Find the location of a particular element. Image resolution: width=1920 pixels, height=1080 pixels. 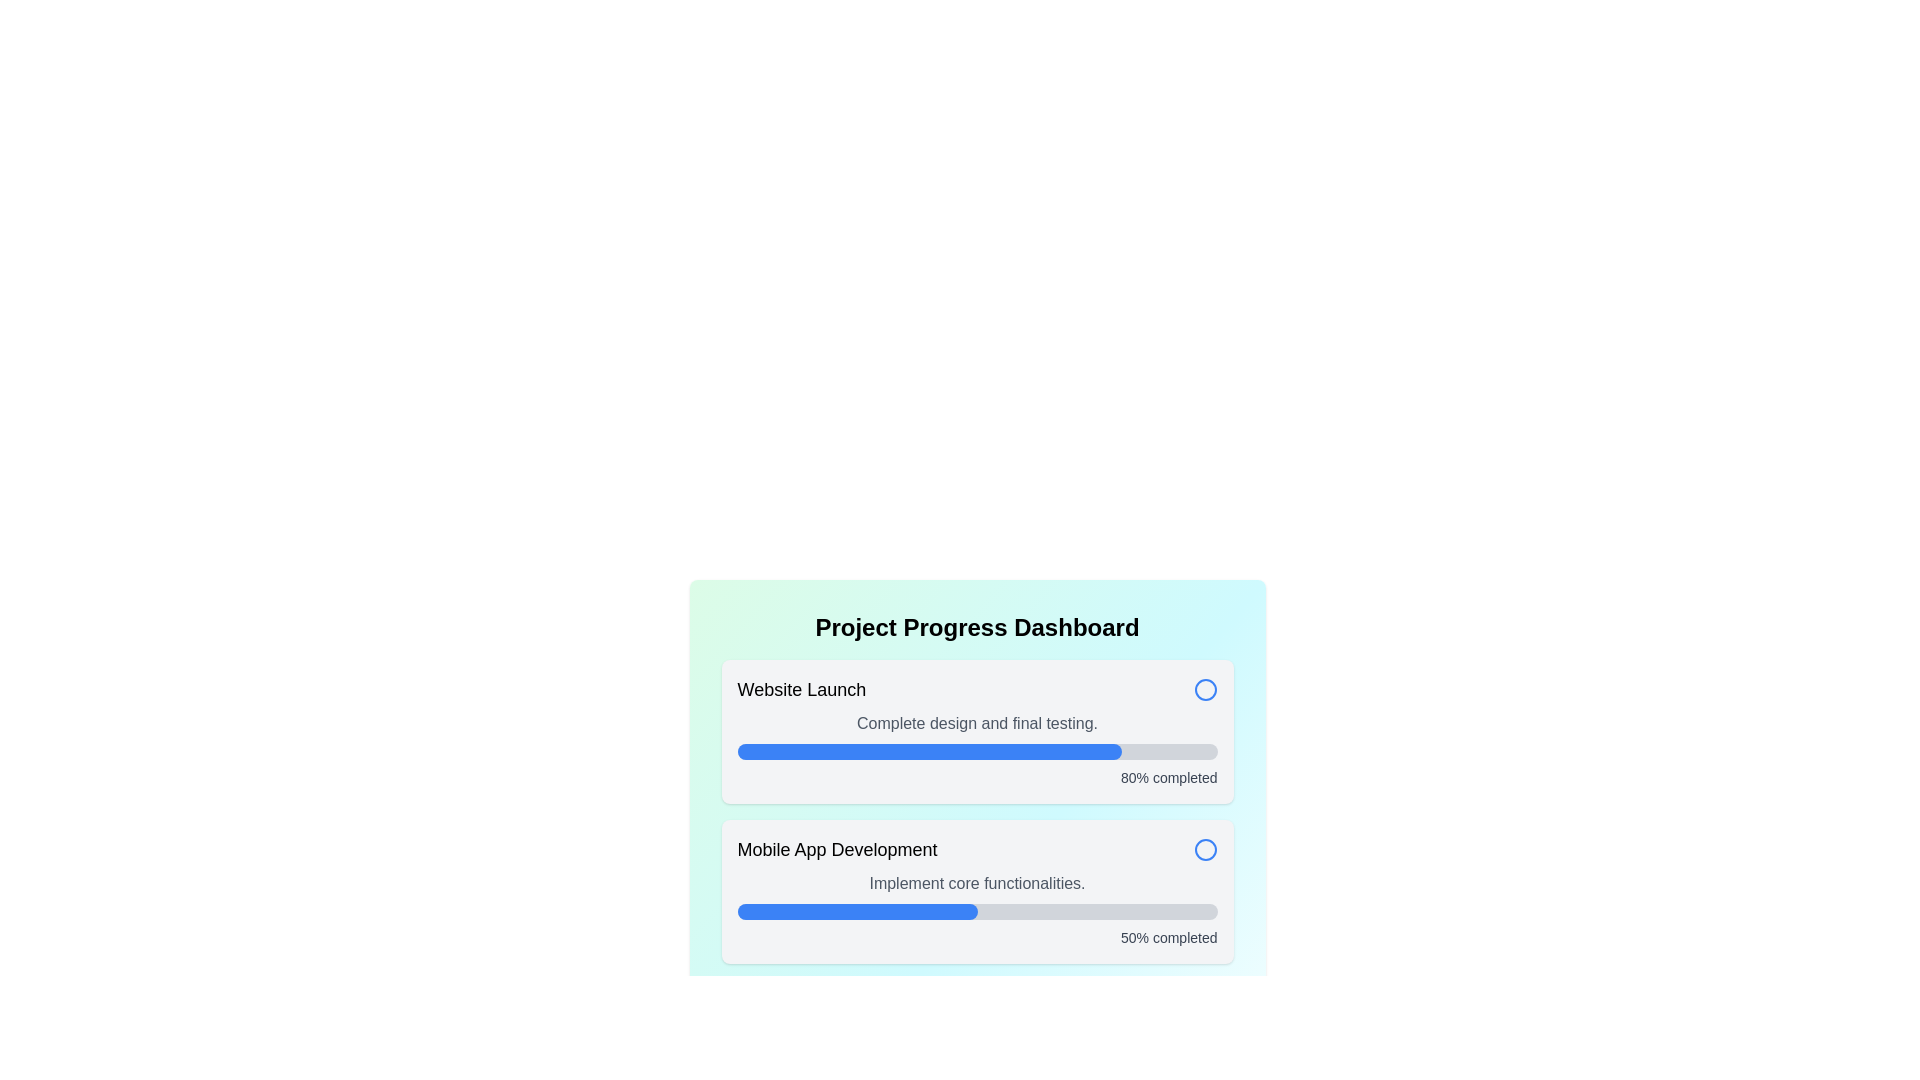

the progress bar segment that visually represents the 50% completion of the 'Mobile App Development' process is located at coordinates (857, 911).